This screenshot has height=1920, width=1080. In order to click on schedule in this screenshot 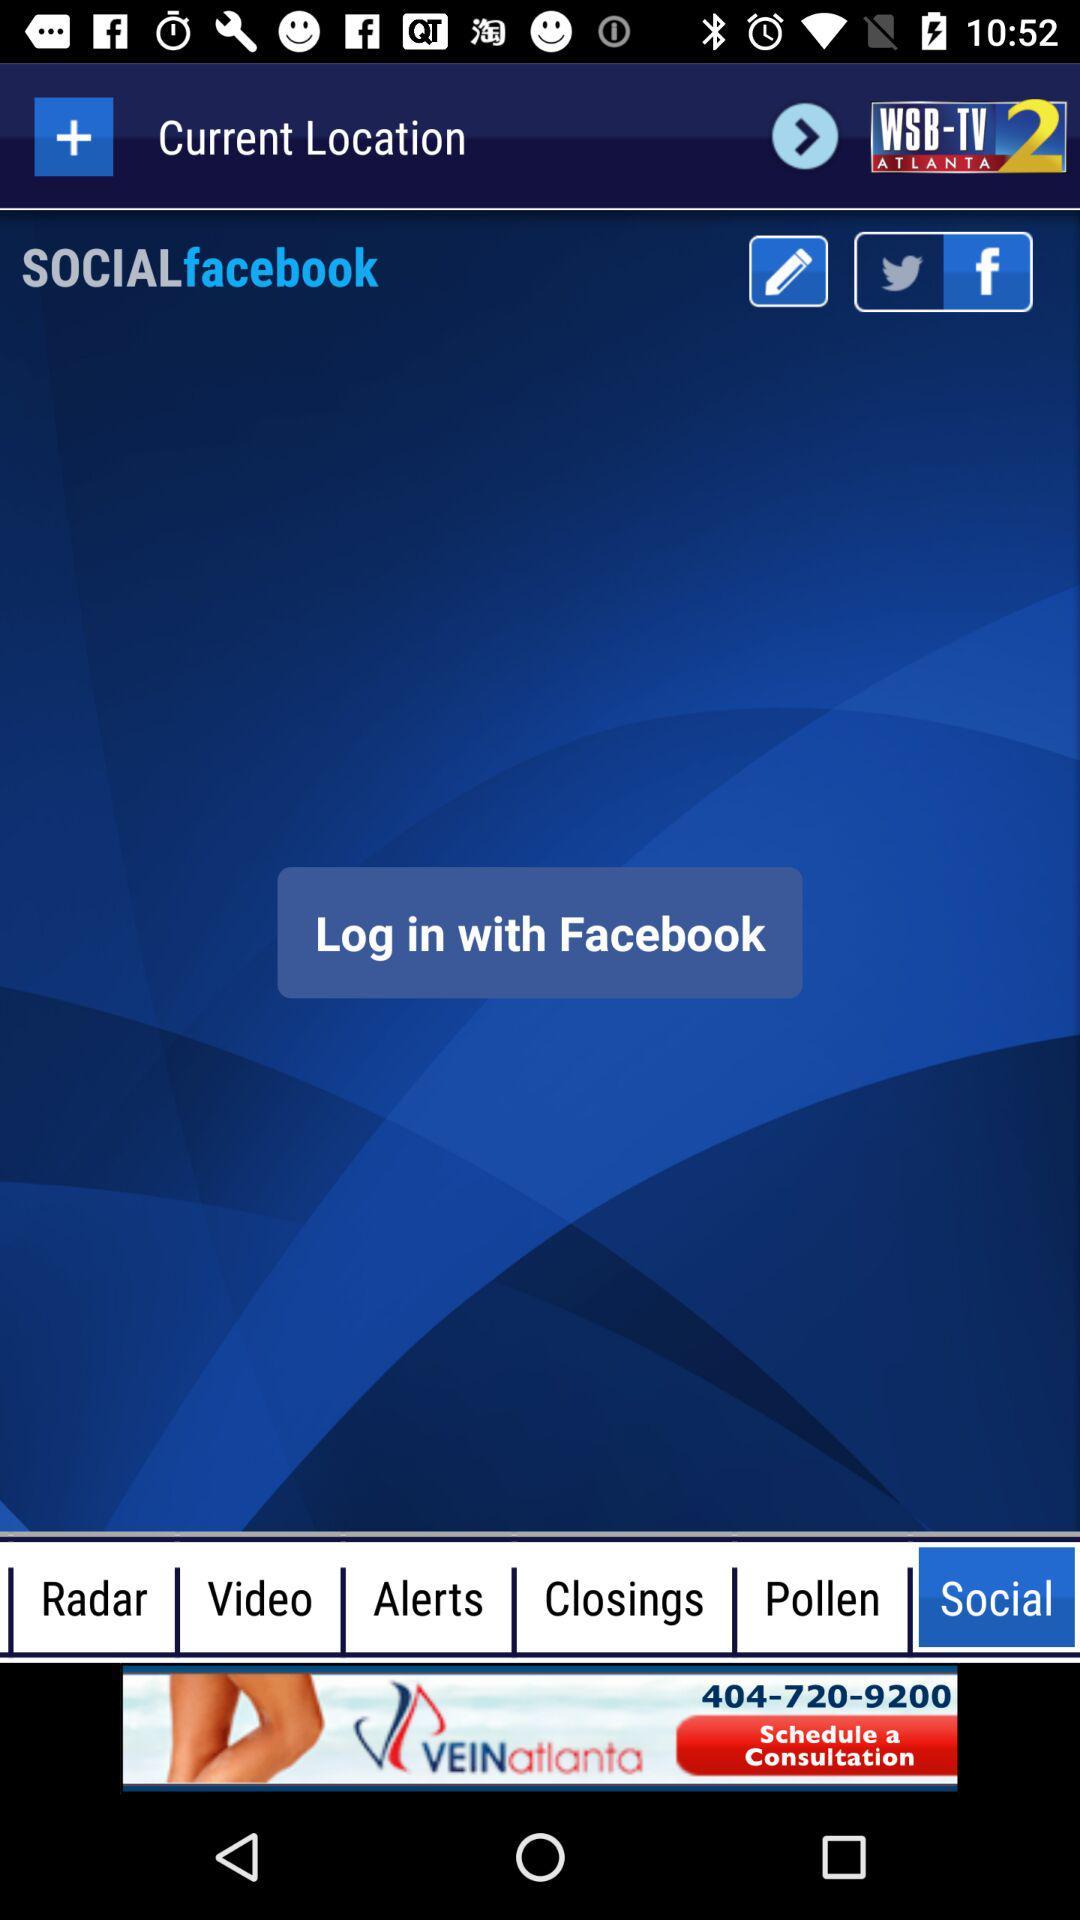, I will do `click(540, 1727)`.